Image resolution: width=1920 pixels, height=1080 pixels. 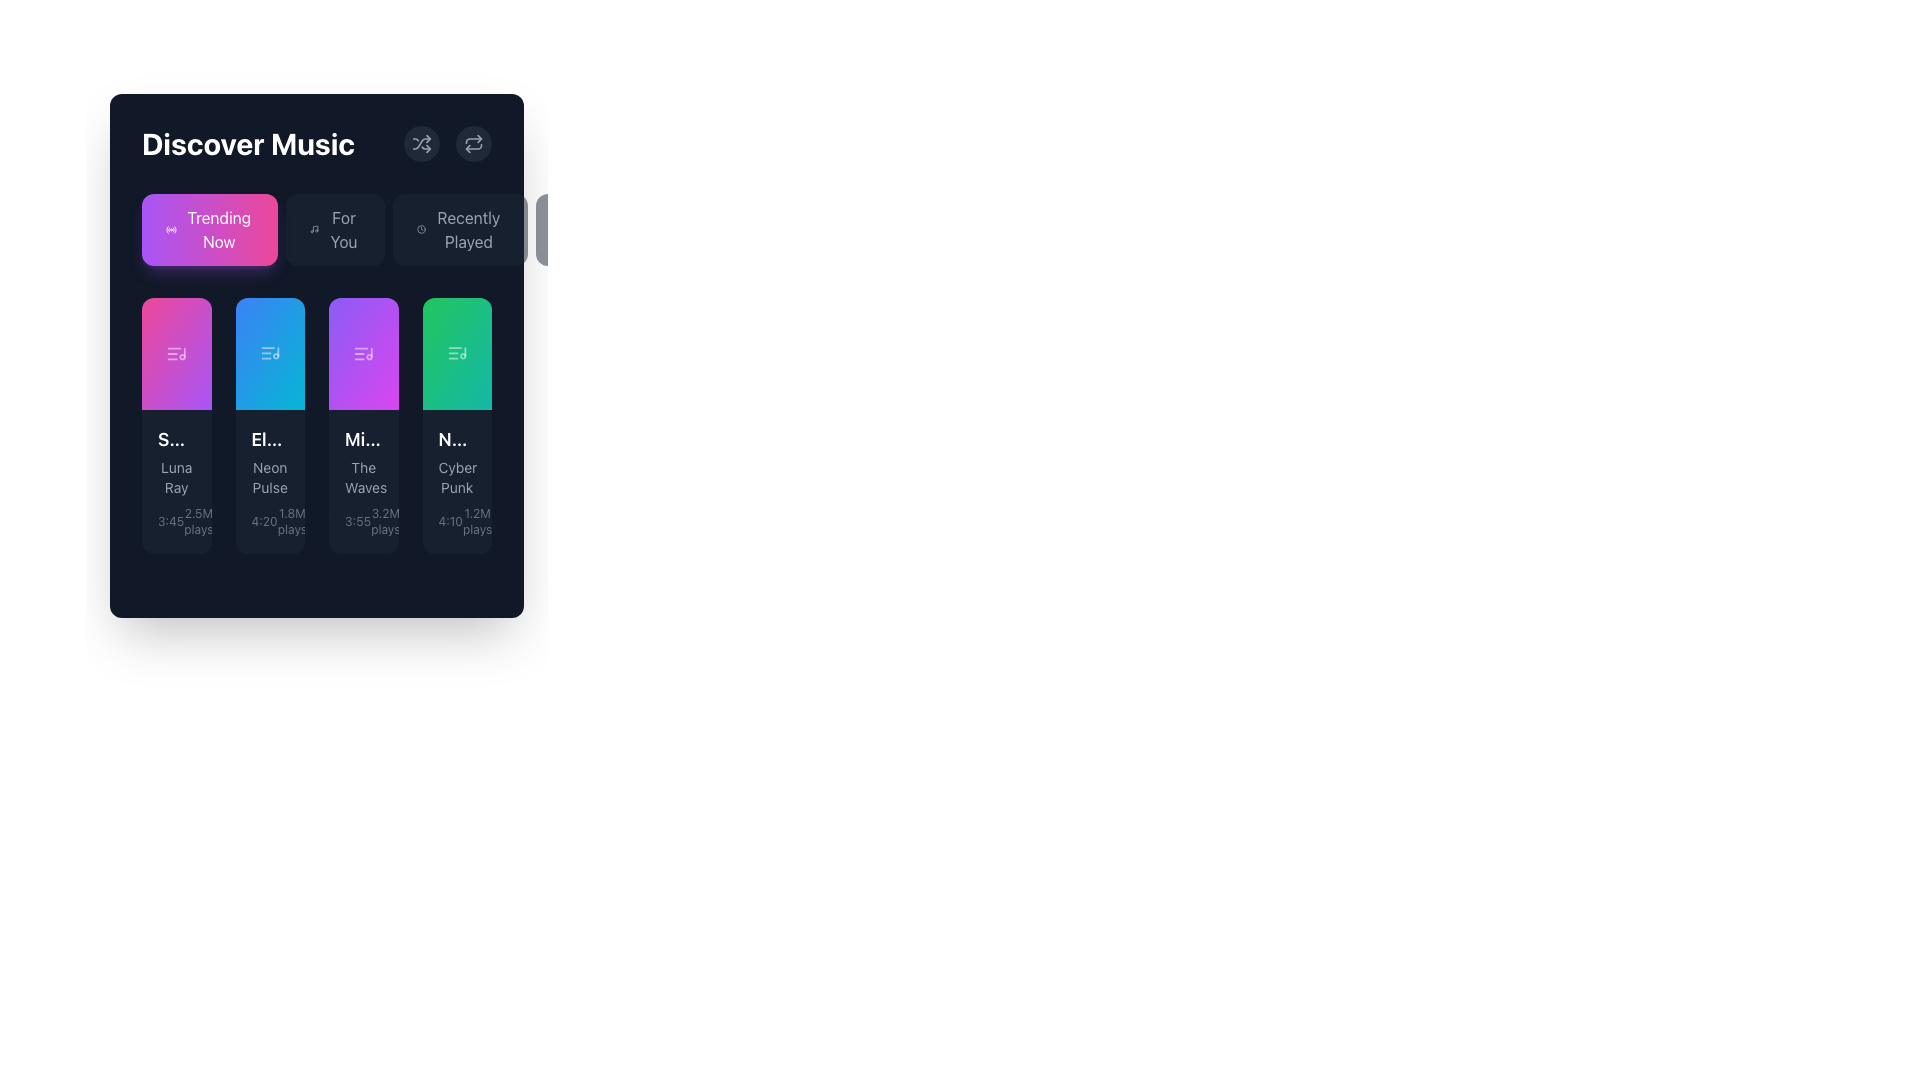 What do you see at coordinates (363, 520) in the screenshot?
I see `the information display text that shows the track duration and number of plays, located at the bottom of the 'Midnight Drive' and 'The Waves' card` at bounding box center [363, 520].